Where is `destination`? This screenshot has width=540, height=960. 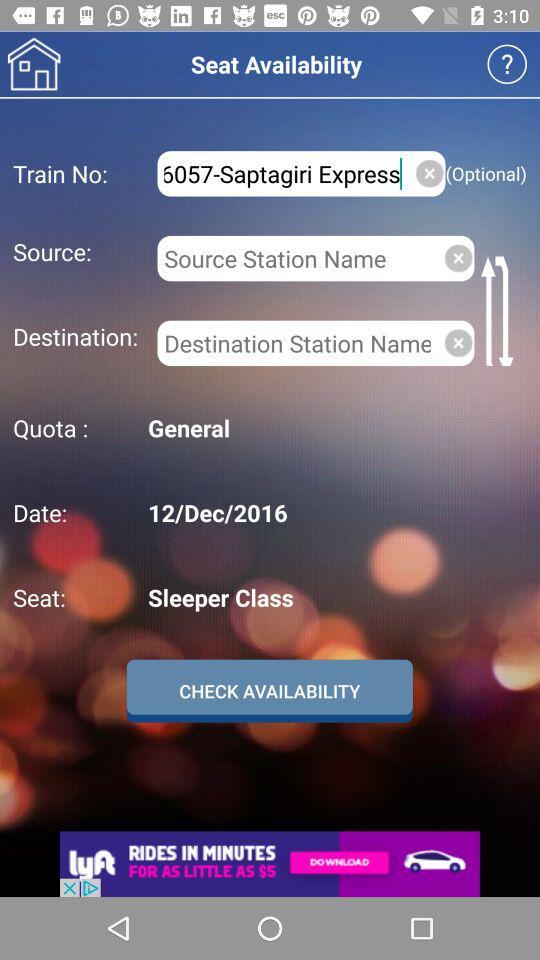
destination is located at coordinates (295, 343).